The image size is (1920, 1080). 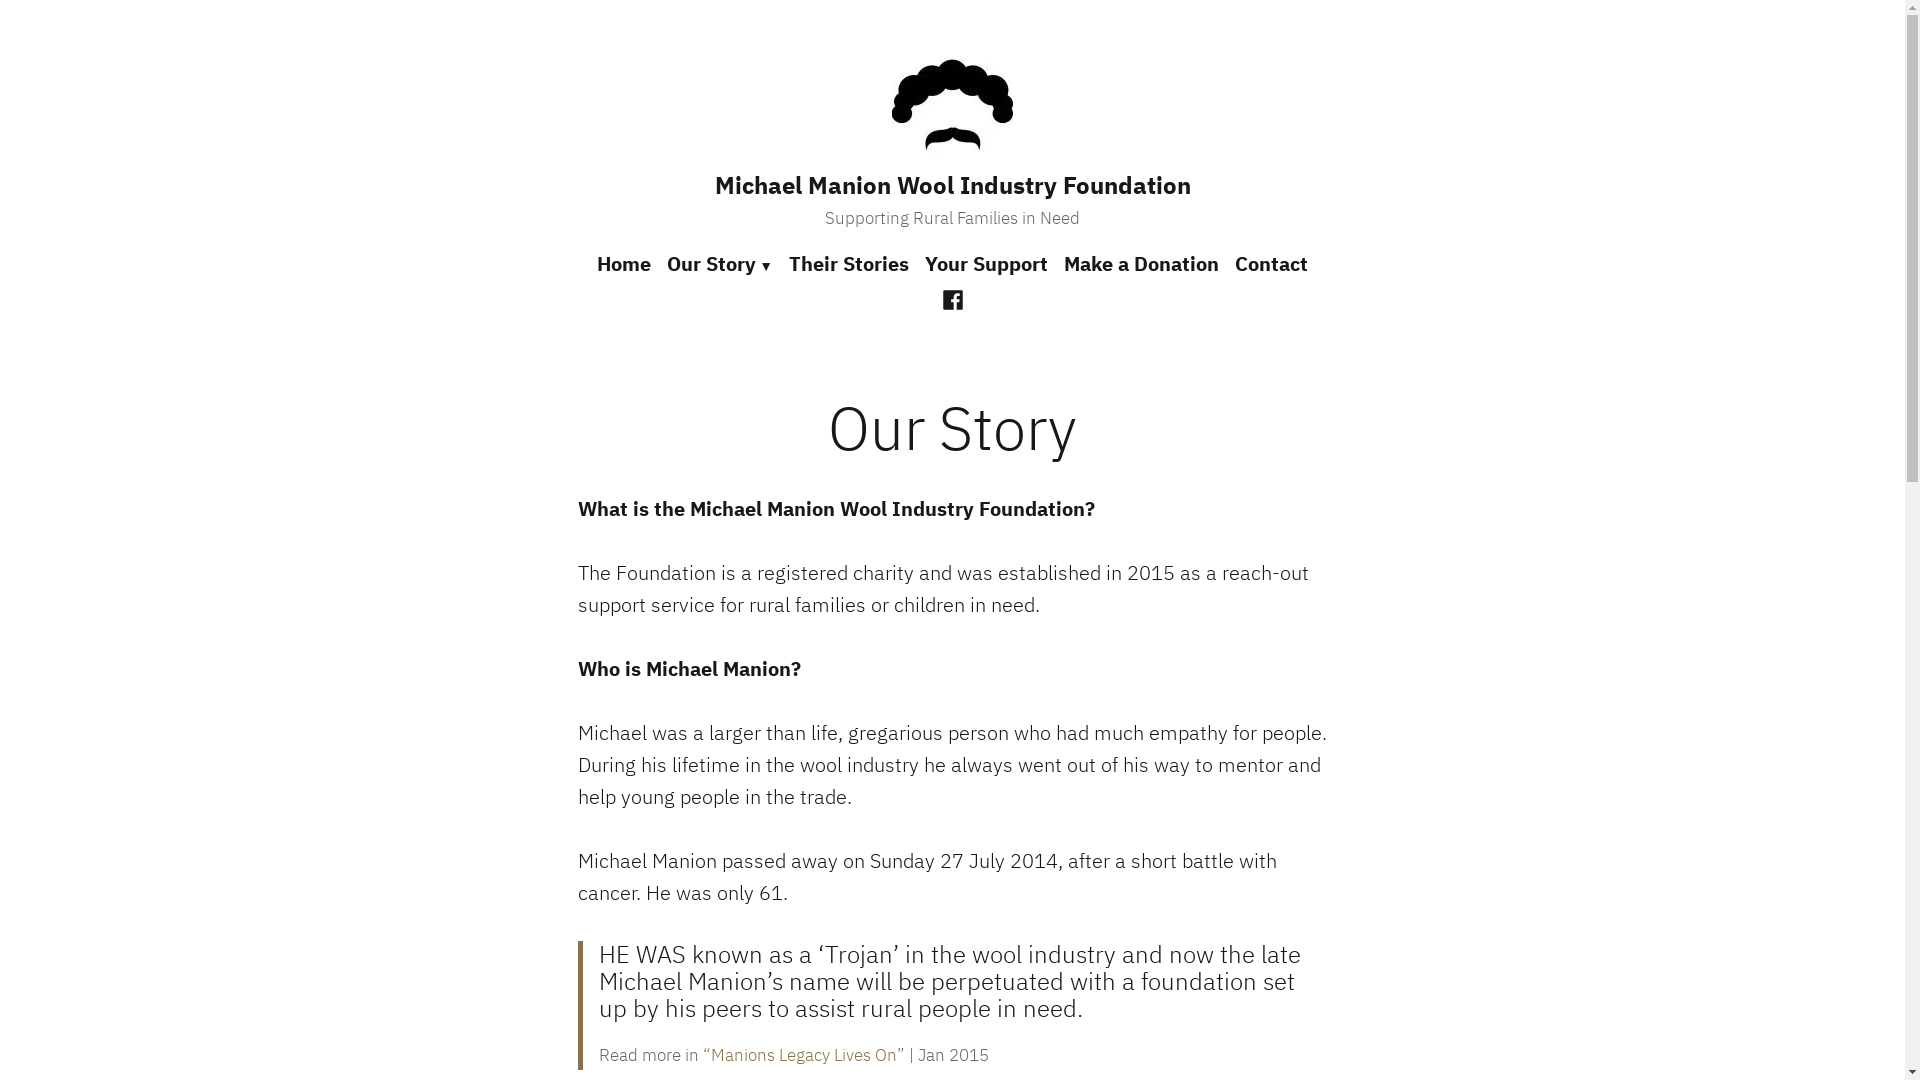 I want to click on 'Contact', so click(x=1266, y=264).